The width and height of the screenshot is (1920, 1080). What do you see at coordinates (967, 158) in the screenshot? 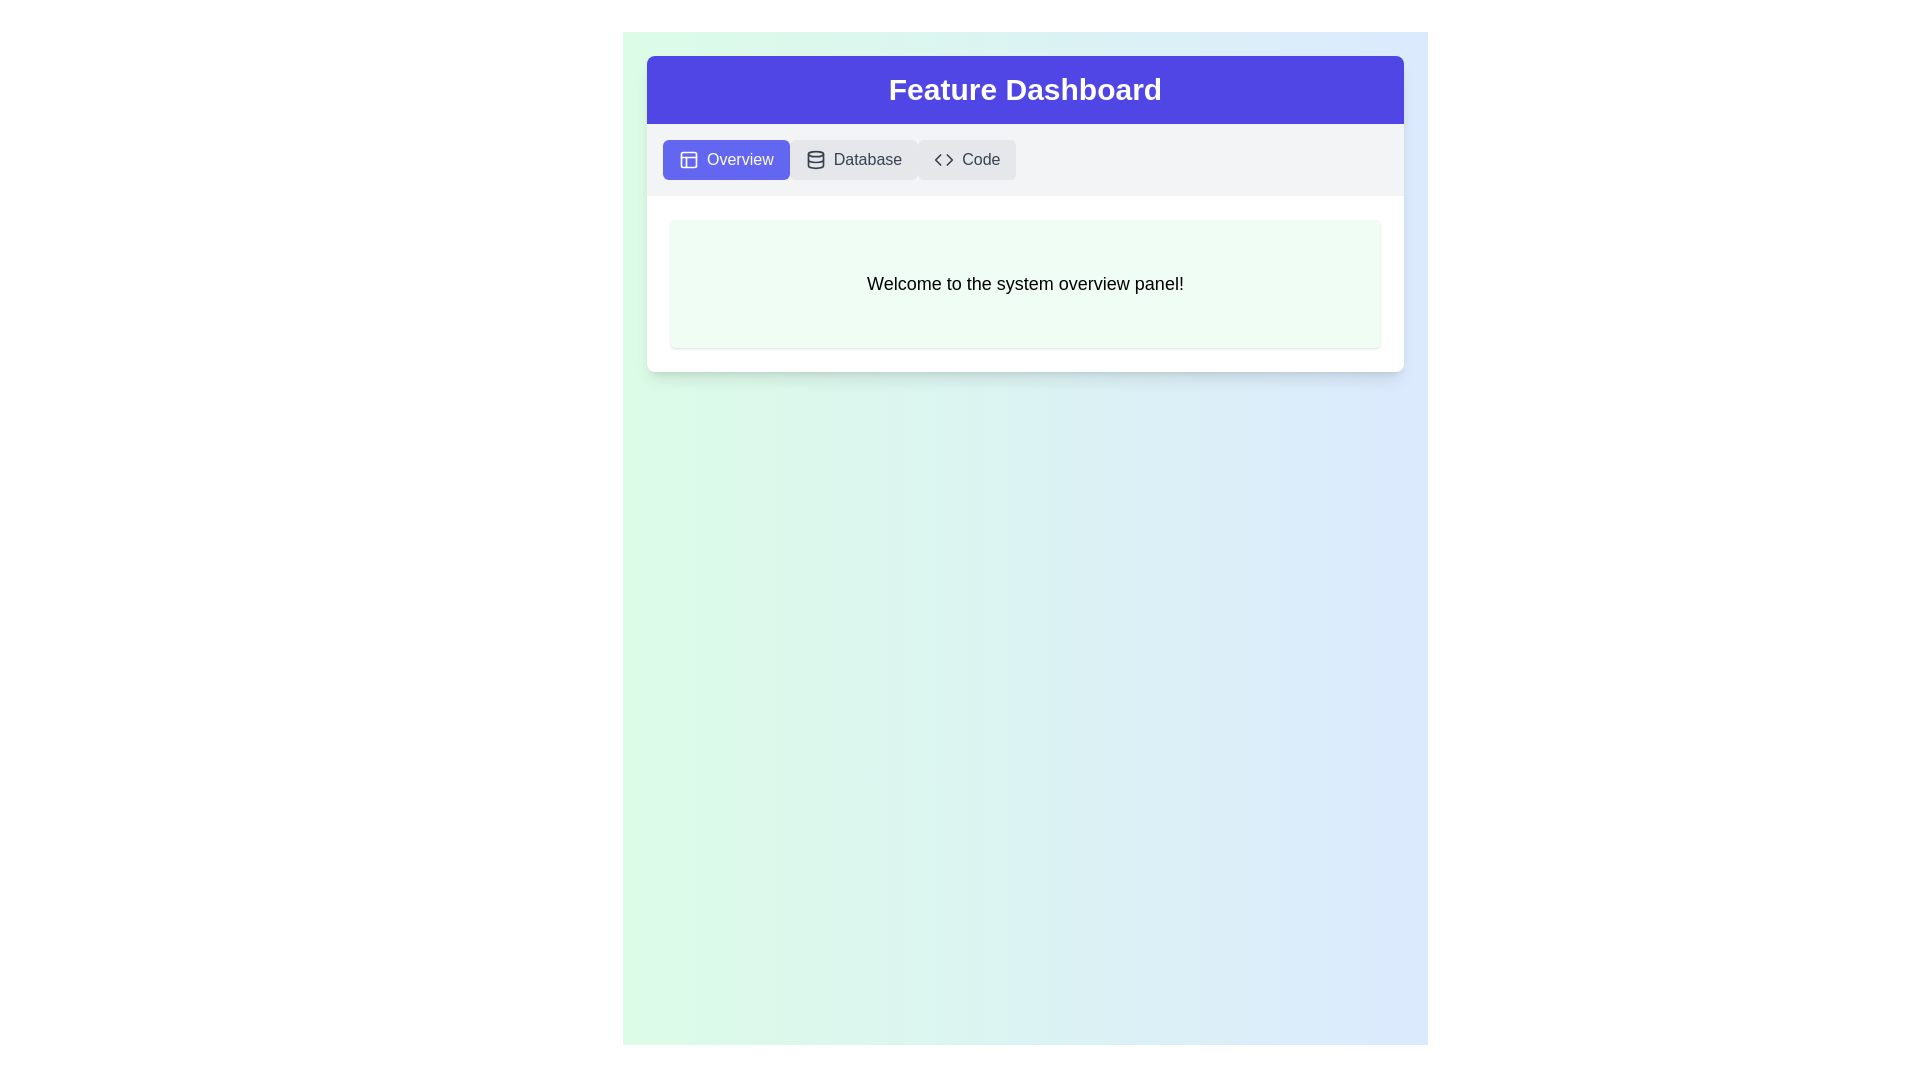
I see `the 'Code' button, which is the third button in a row of interactive buttons` at bounding box center [967, 158].